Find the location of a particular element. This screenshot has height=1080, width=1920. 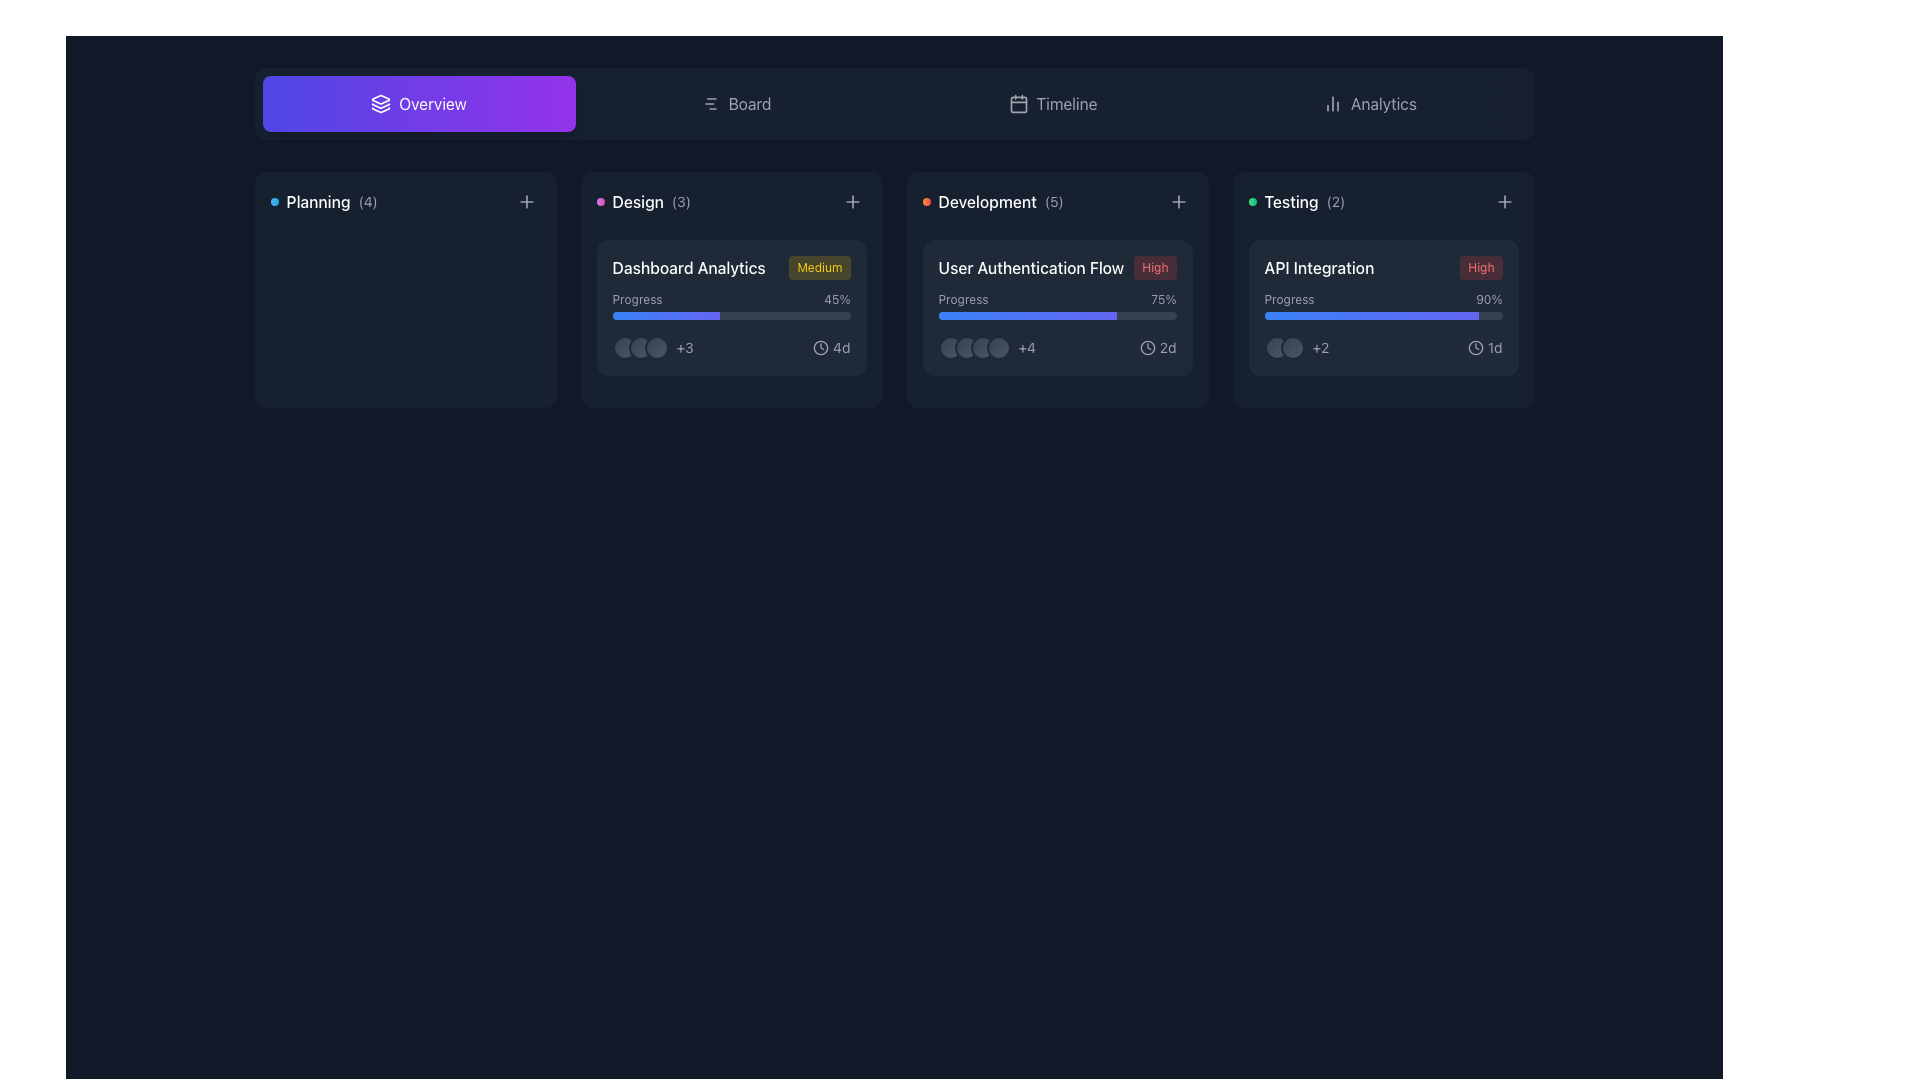

the Avatar group labeled '+3' located in the bottom-left corner of the 'Dashboard Analytics' card under the 'Design' section, adjacent to a progress bar is located at coordinates (652, 346).